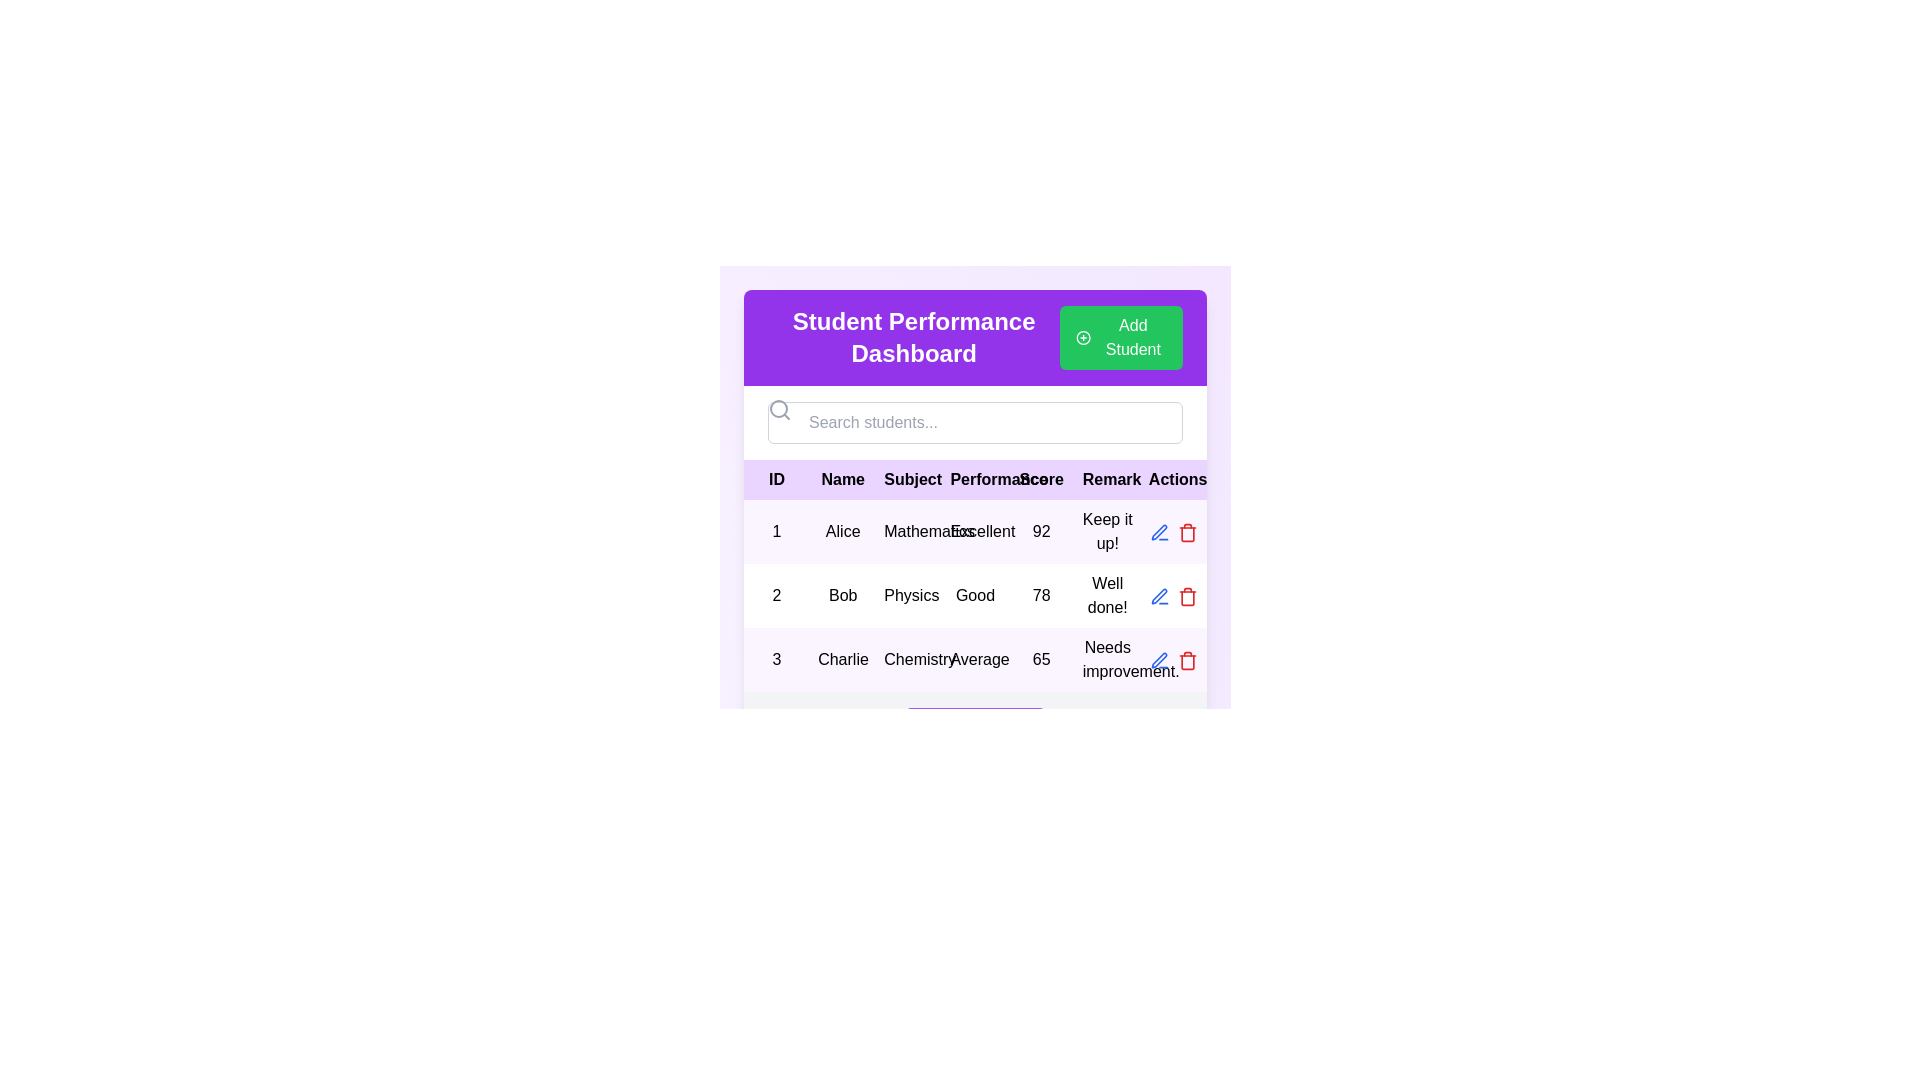 The image size is (1920, 1080). I want to click on the text display element that shows the value '92' in the 'Score' column, which is located in the first row of the table between 'Performance' and 'Remark' columns, so click(1040, 531).